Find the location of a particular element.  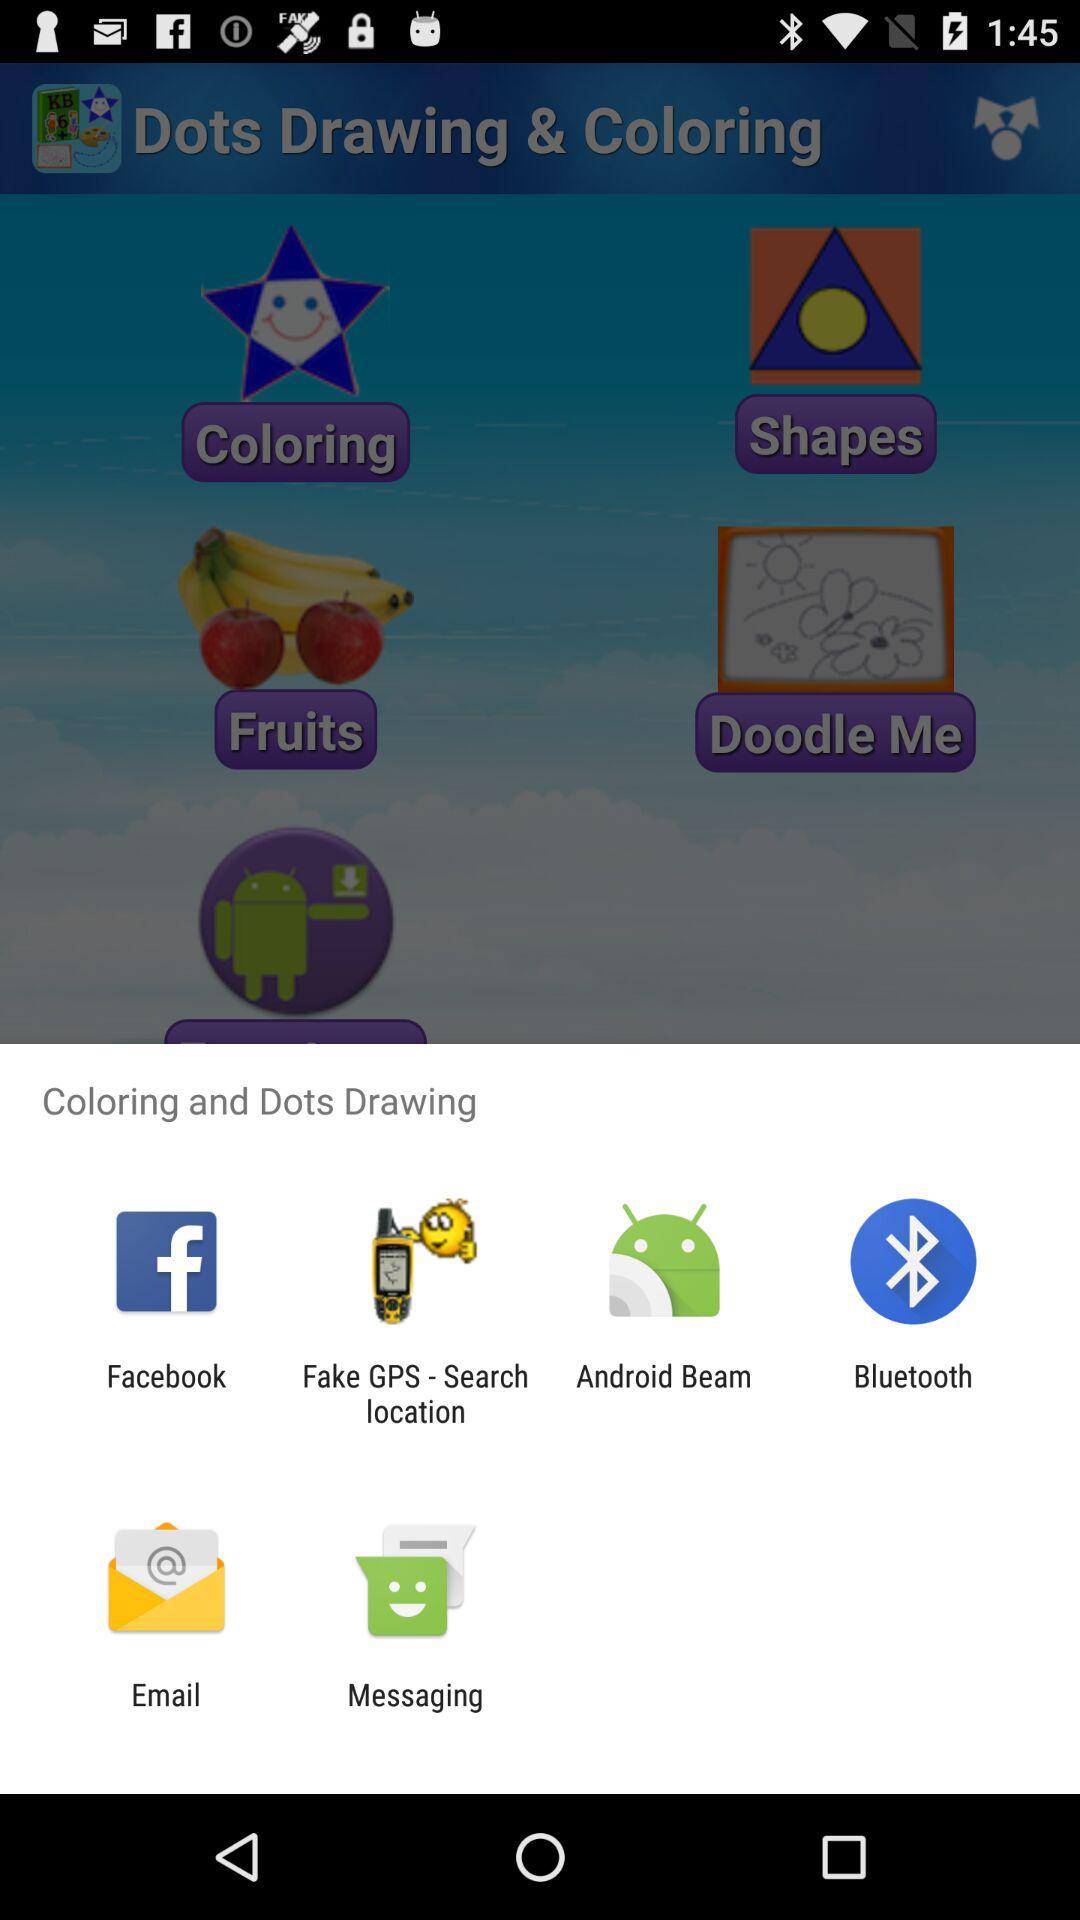

icon to the left of the messaging item is located at coordinates (165, 1711).